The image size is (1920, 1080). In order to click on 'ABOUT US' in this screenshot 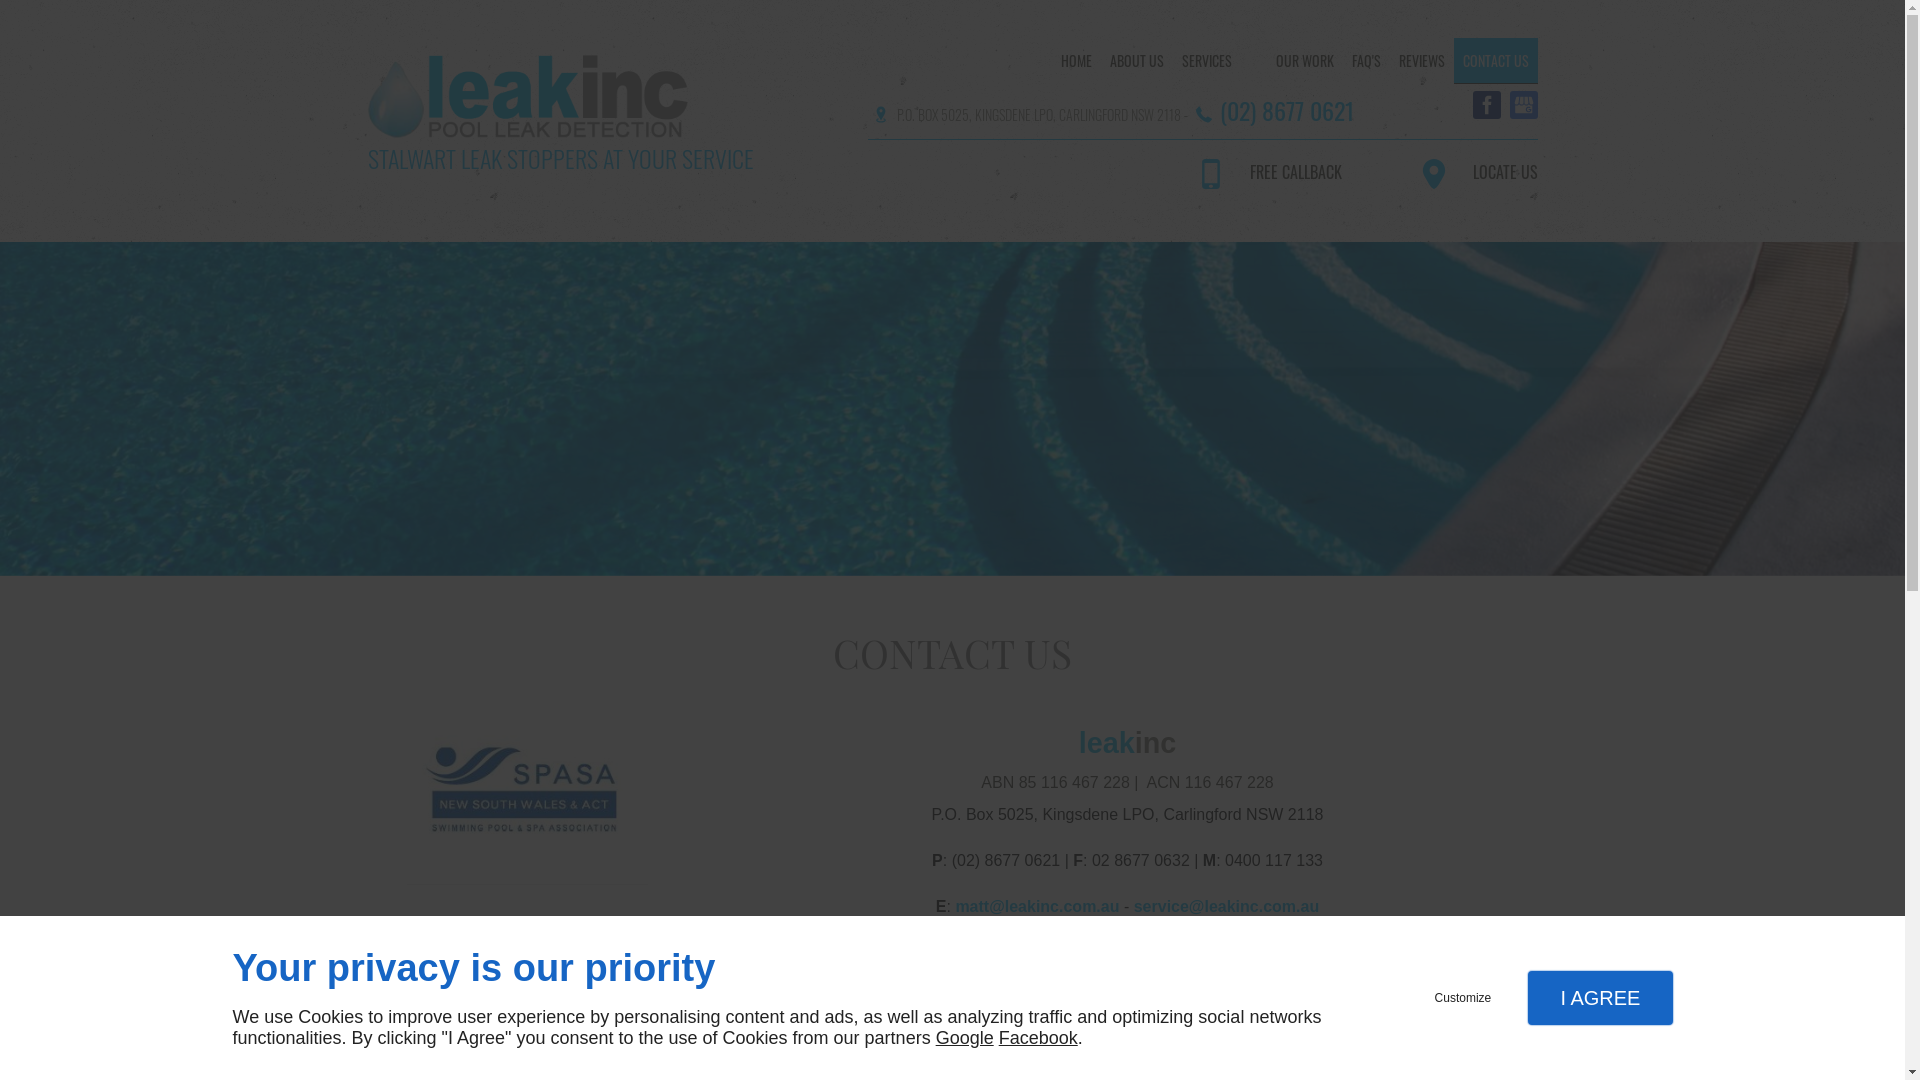, I will do `click(1136, 59)`.